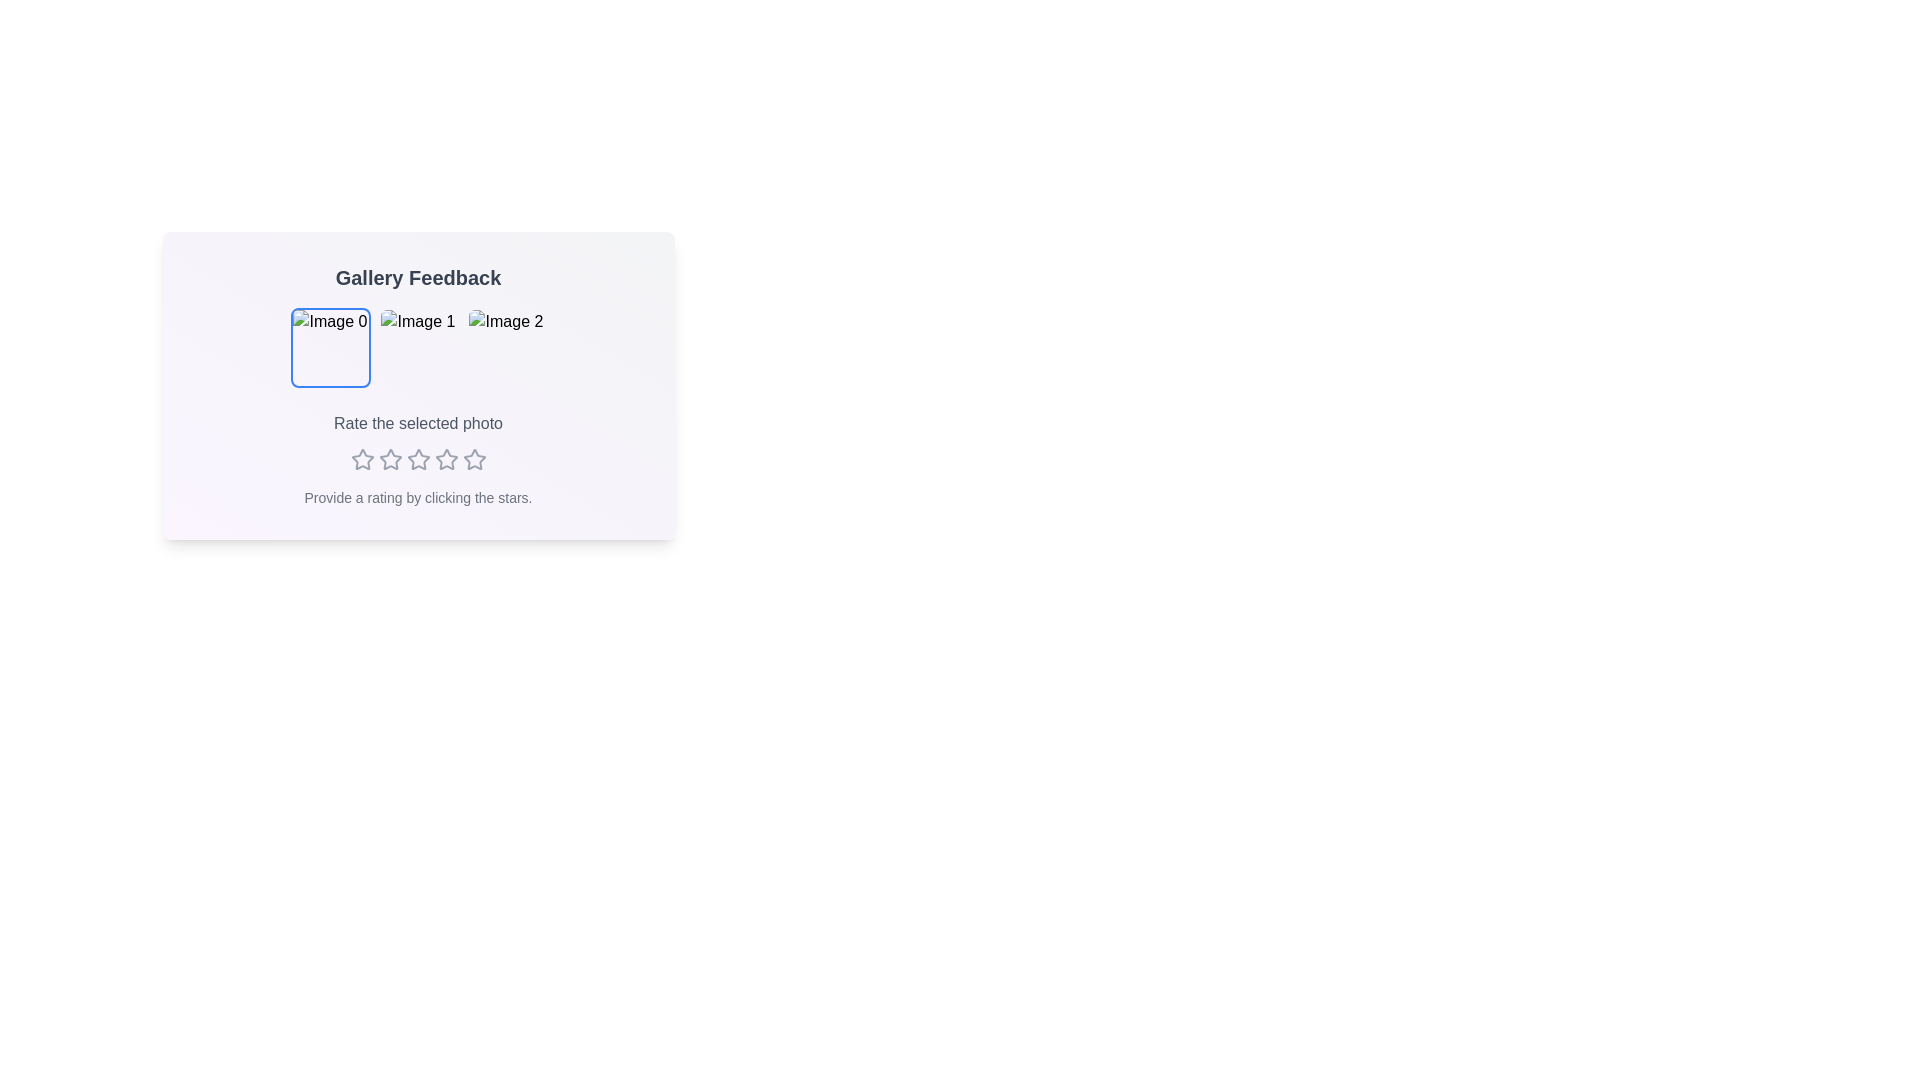 The width and height of the screenshot is (1920, 1080). What do you see at coordinates (362, 459) in the screenshot?
I see `the first interactive star icon for ratings` at bounding box center [362, 459].